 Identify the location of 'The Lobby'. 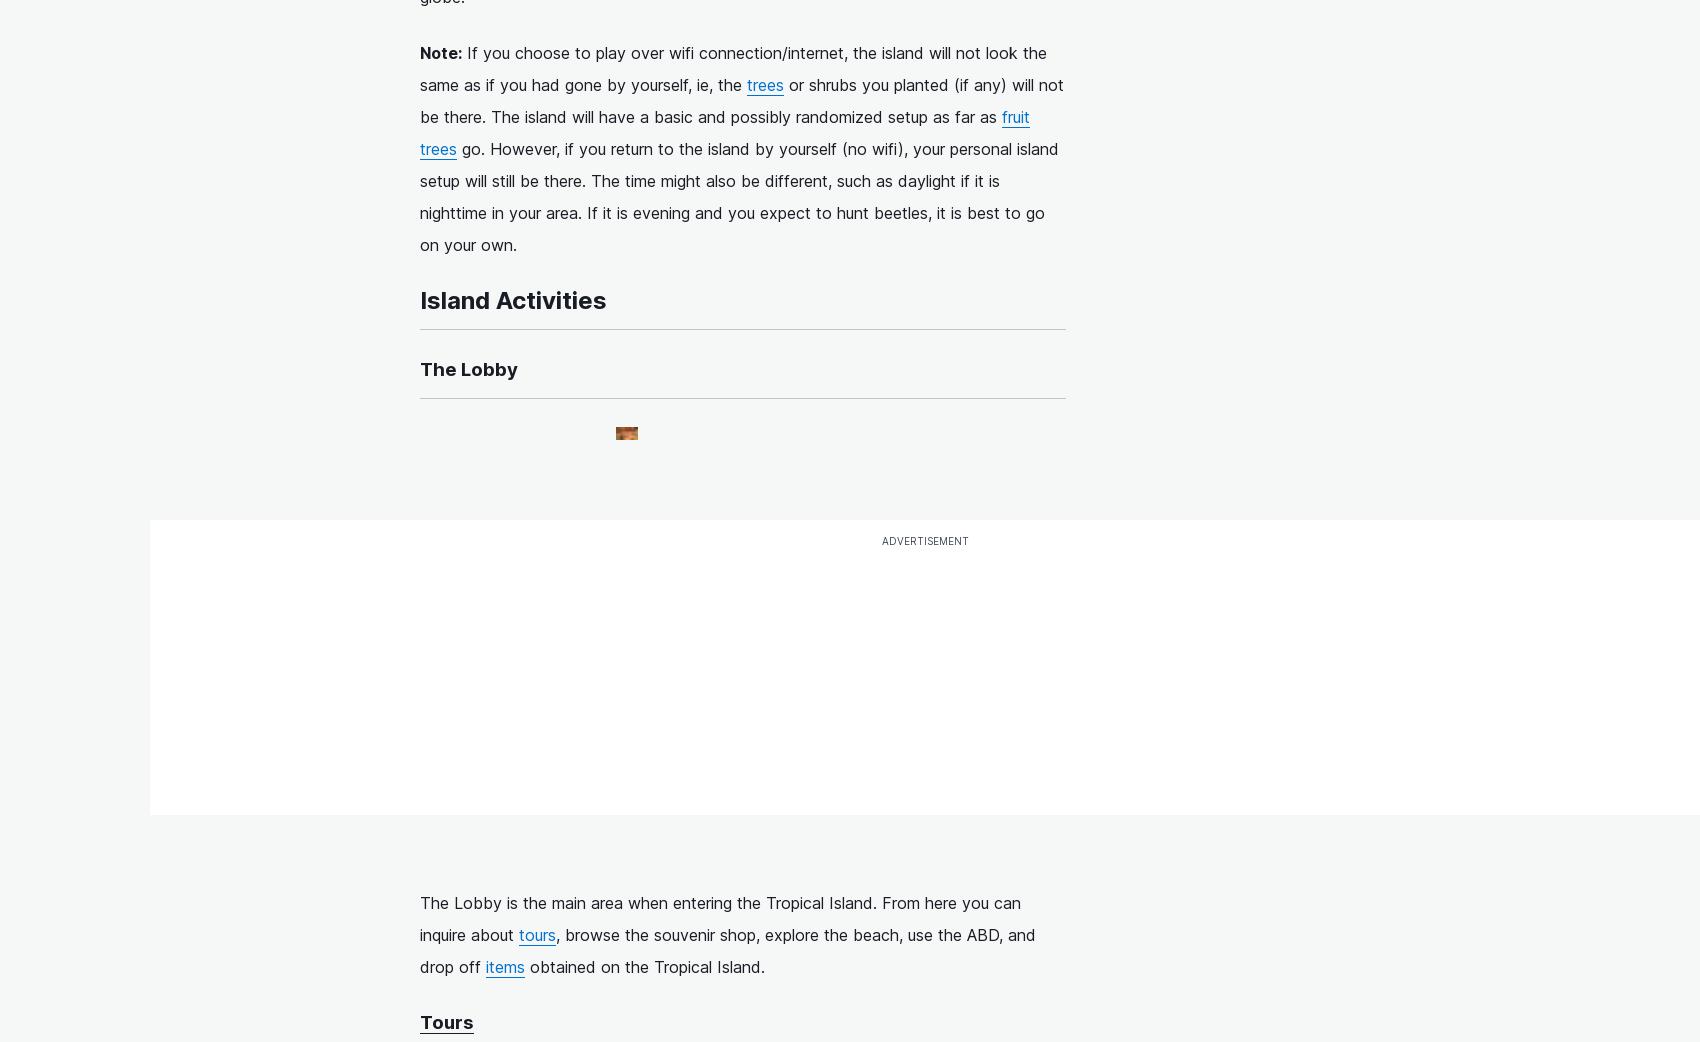
(469, 368).